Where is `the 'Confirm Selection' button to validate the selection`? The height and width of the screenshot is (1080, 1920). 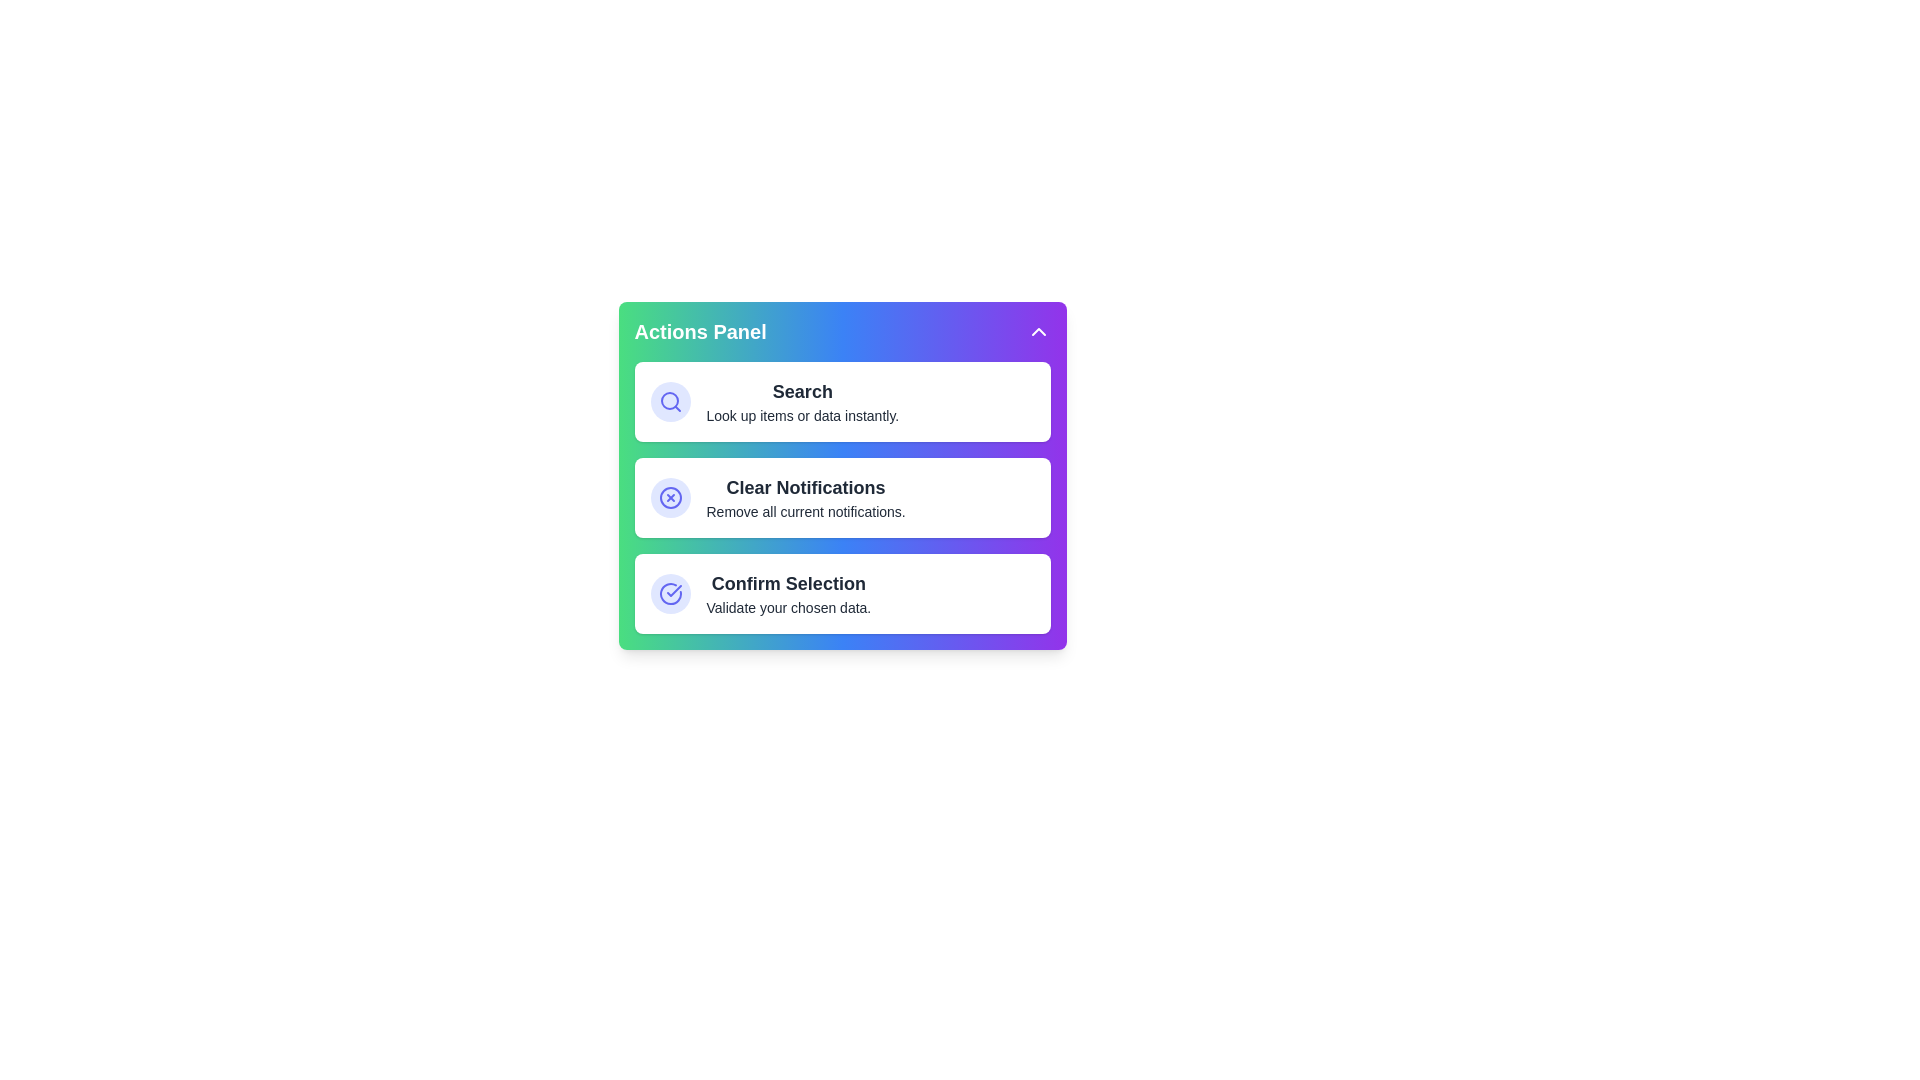 the 'Confirm Selection' button to validate the selection is located at coordinates (842, 593).